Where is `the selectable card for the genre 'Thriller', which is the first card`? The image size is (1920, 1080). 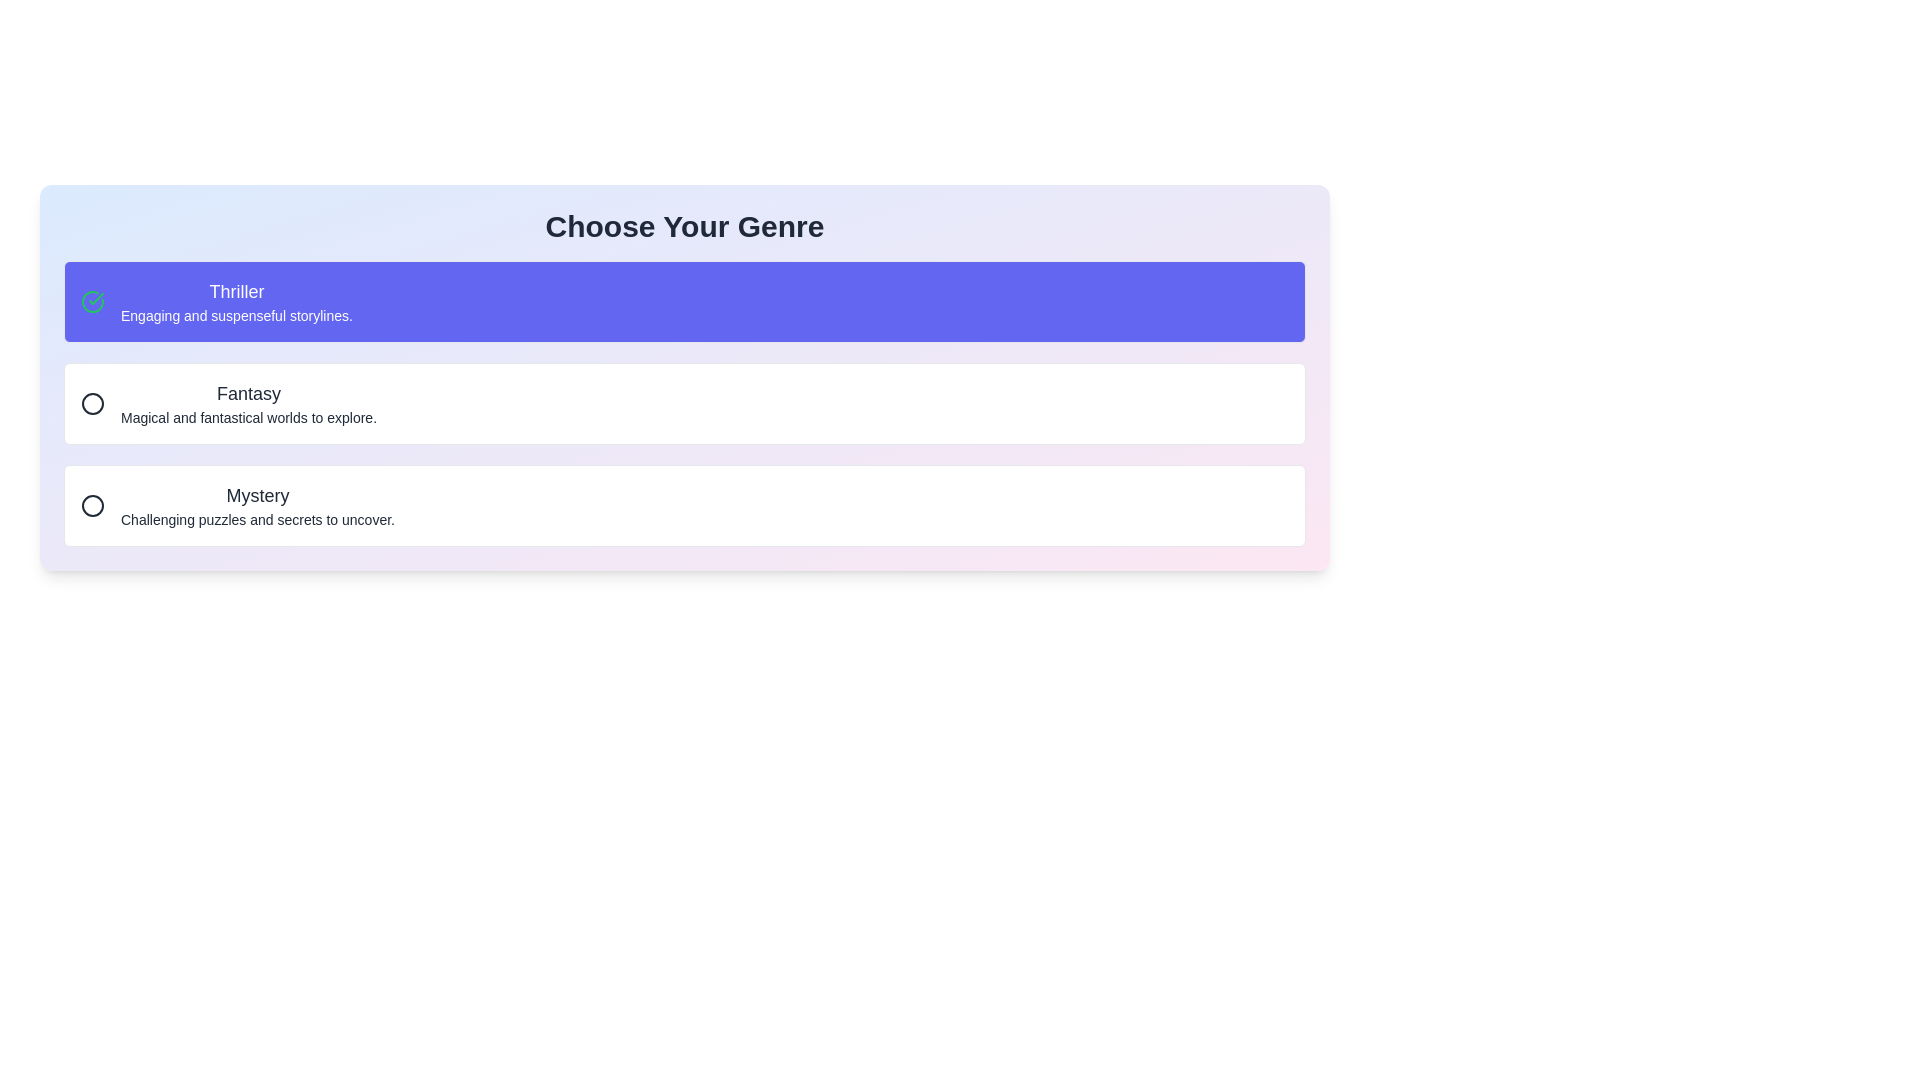 the selectable card for the genre 'Thriller', which is the first card is located at coordinates (685, 301).